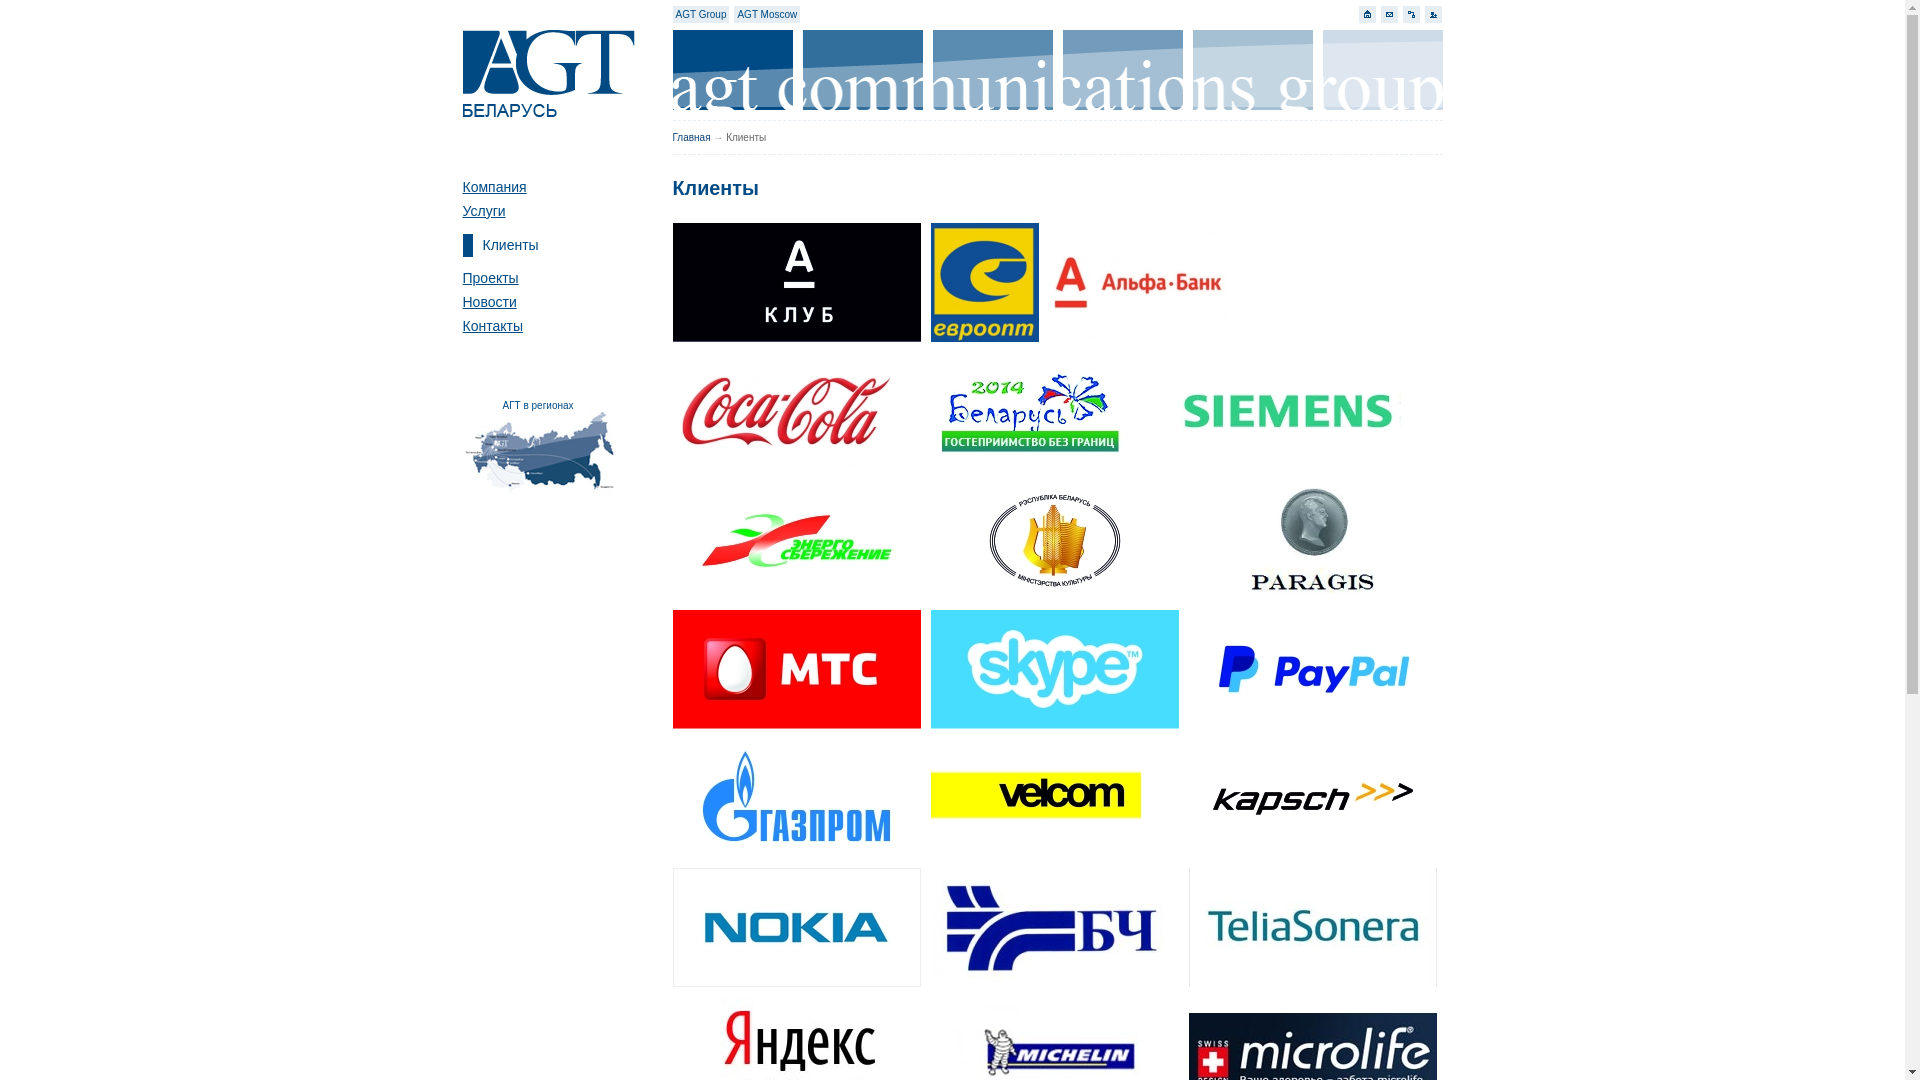  I want to click on 'Paragis', so click(1188, 540).